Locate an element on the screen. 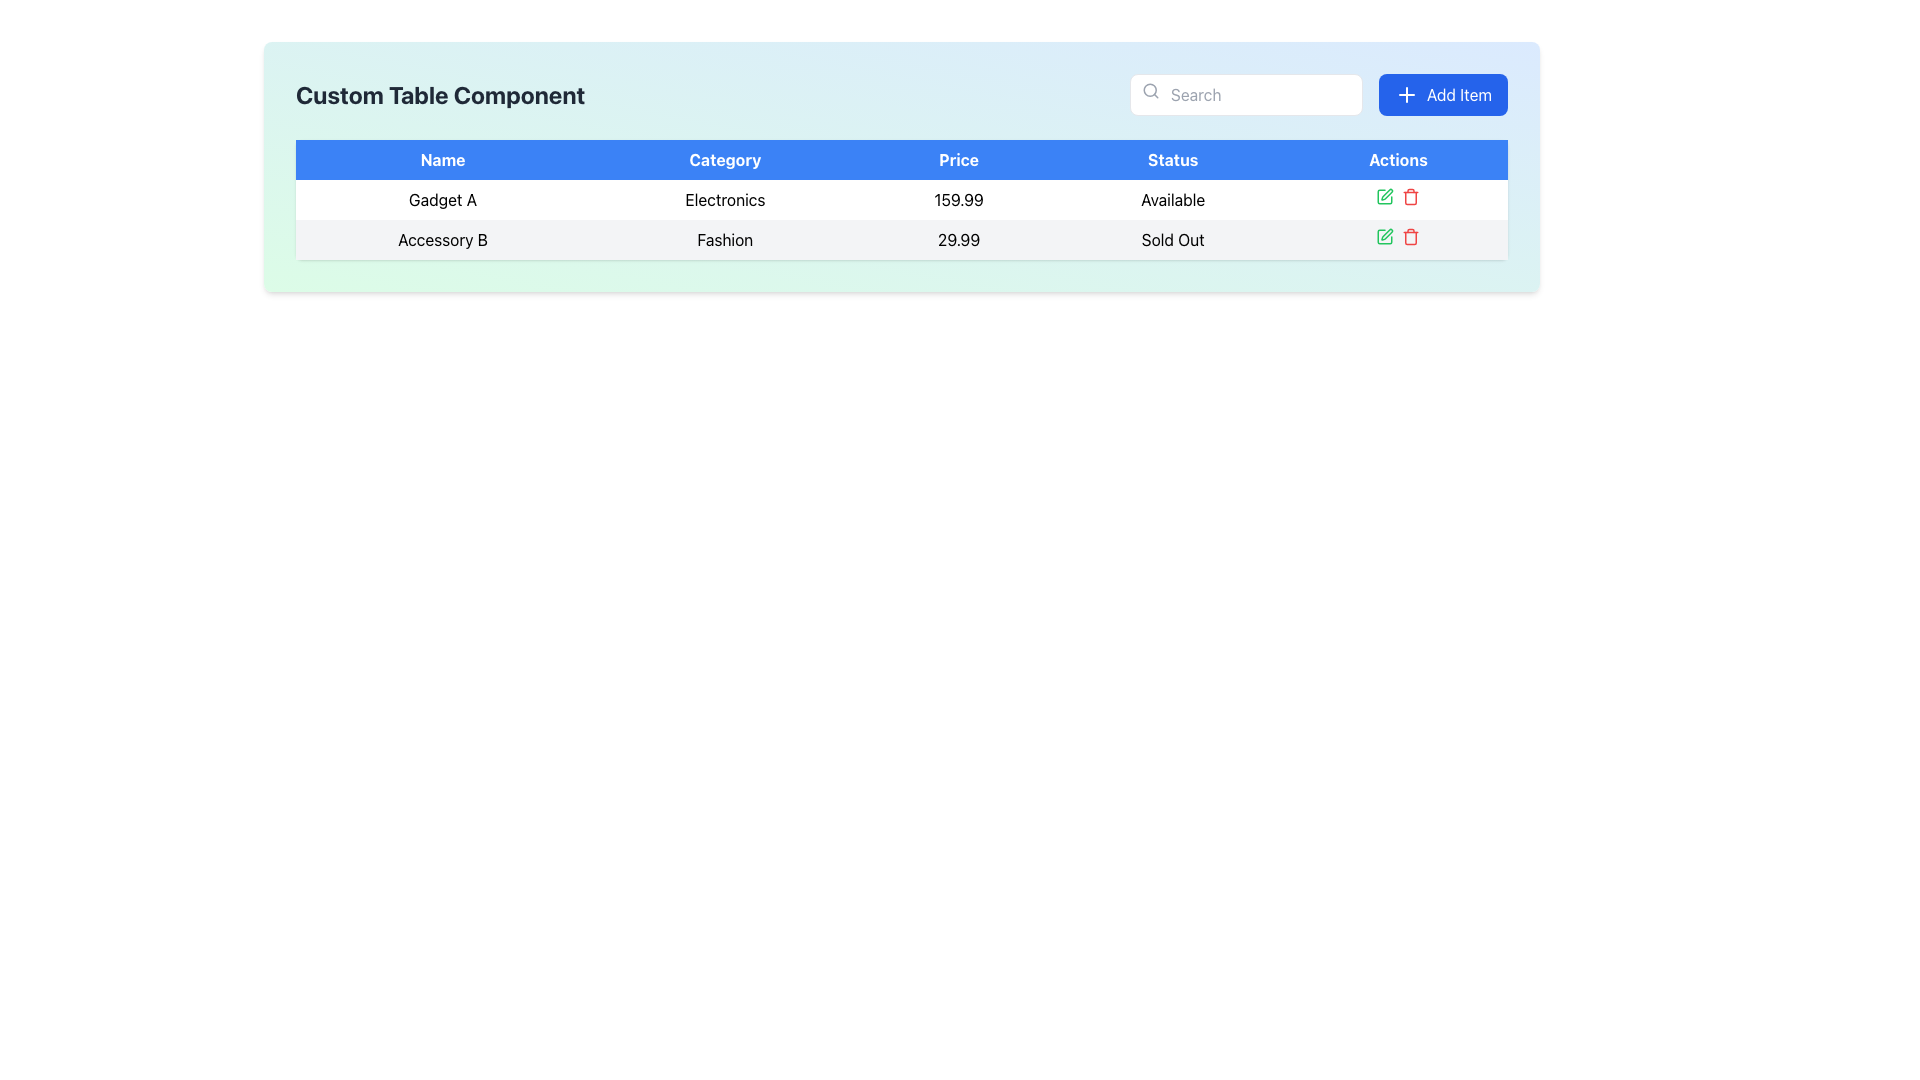 The height and width of the screenshot is (1080, 1920). the delete icon button located in the second row of the 'Actions' column, adjacent to the 'Sold Out' status is located at coordinates (1410, 196).